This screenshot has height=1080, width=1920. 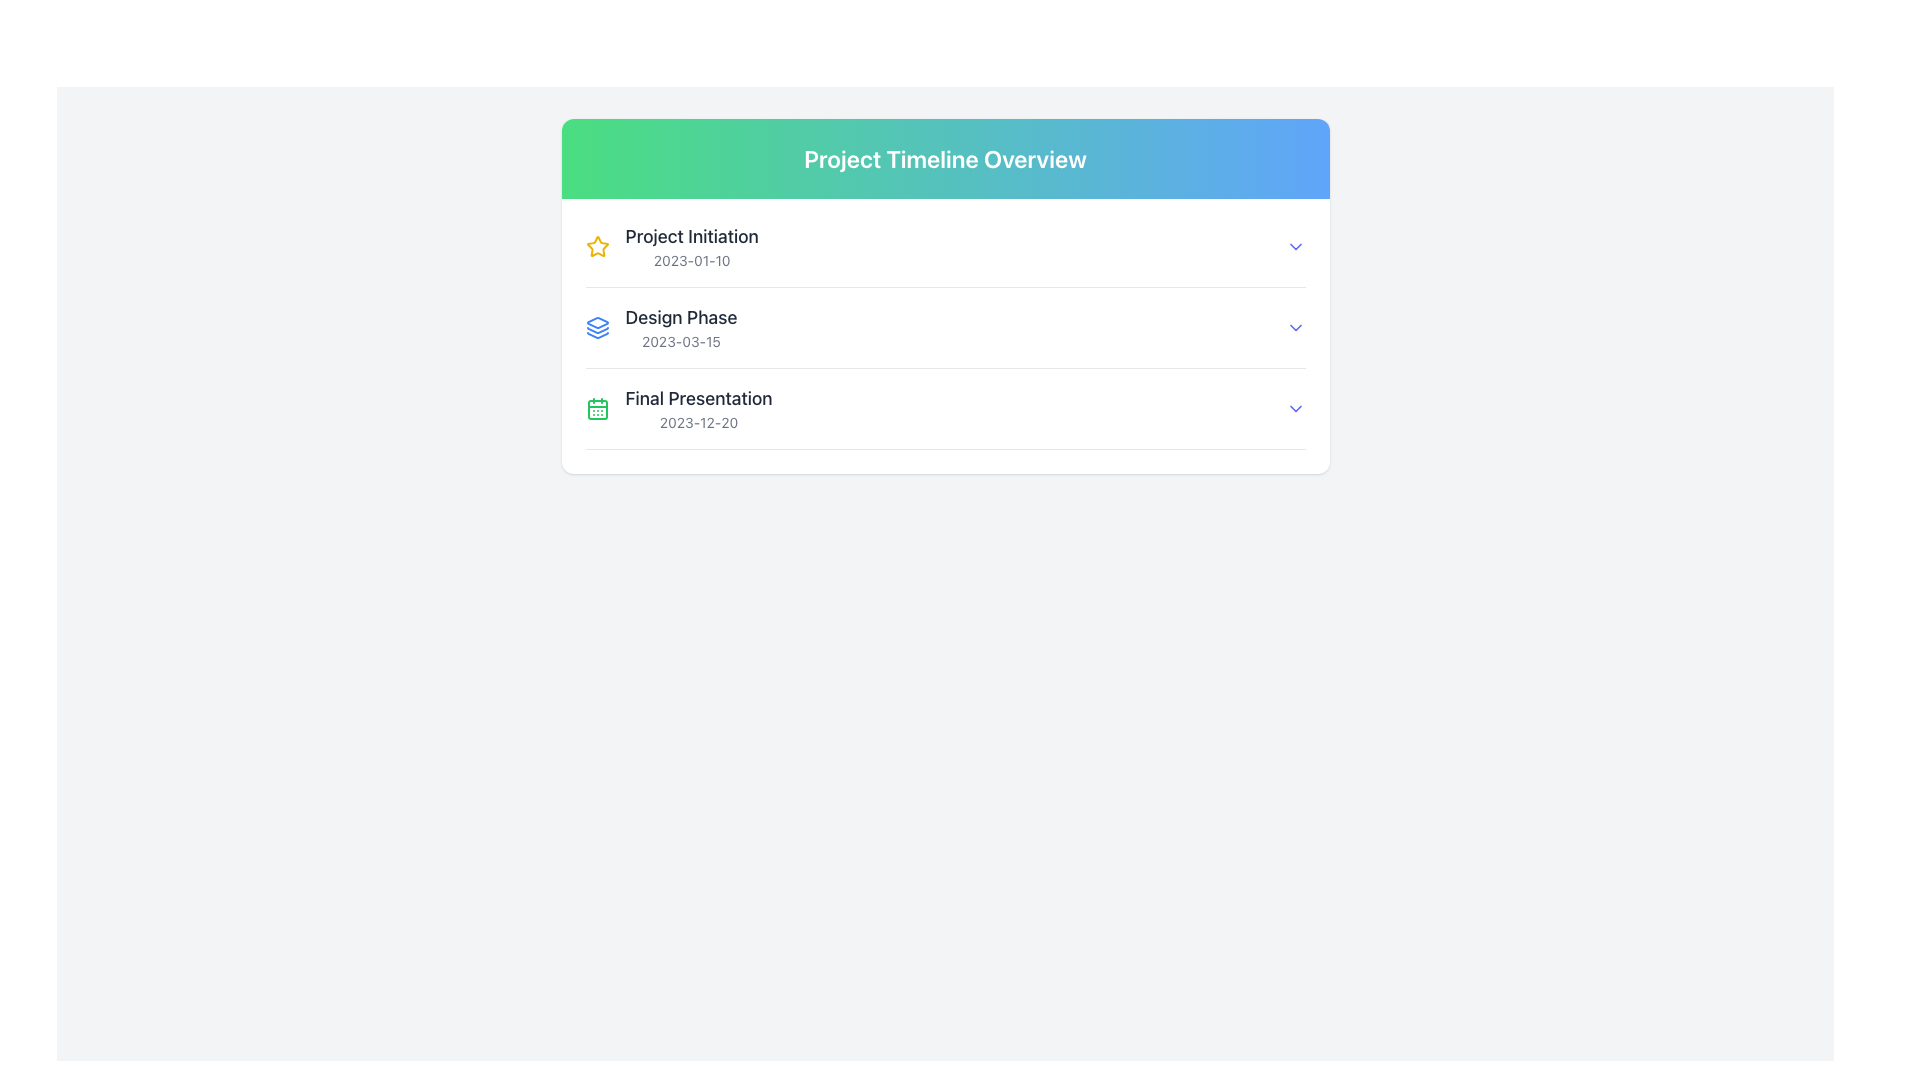 What do you see at coordinates (596, 408) in the screenshot?
I see `the green-bordered square with rounded corners inside the calendar icon representing the 'Final Presentation' phase in the timeline section` at bounding box center [596, 408].